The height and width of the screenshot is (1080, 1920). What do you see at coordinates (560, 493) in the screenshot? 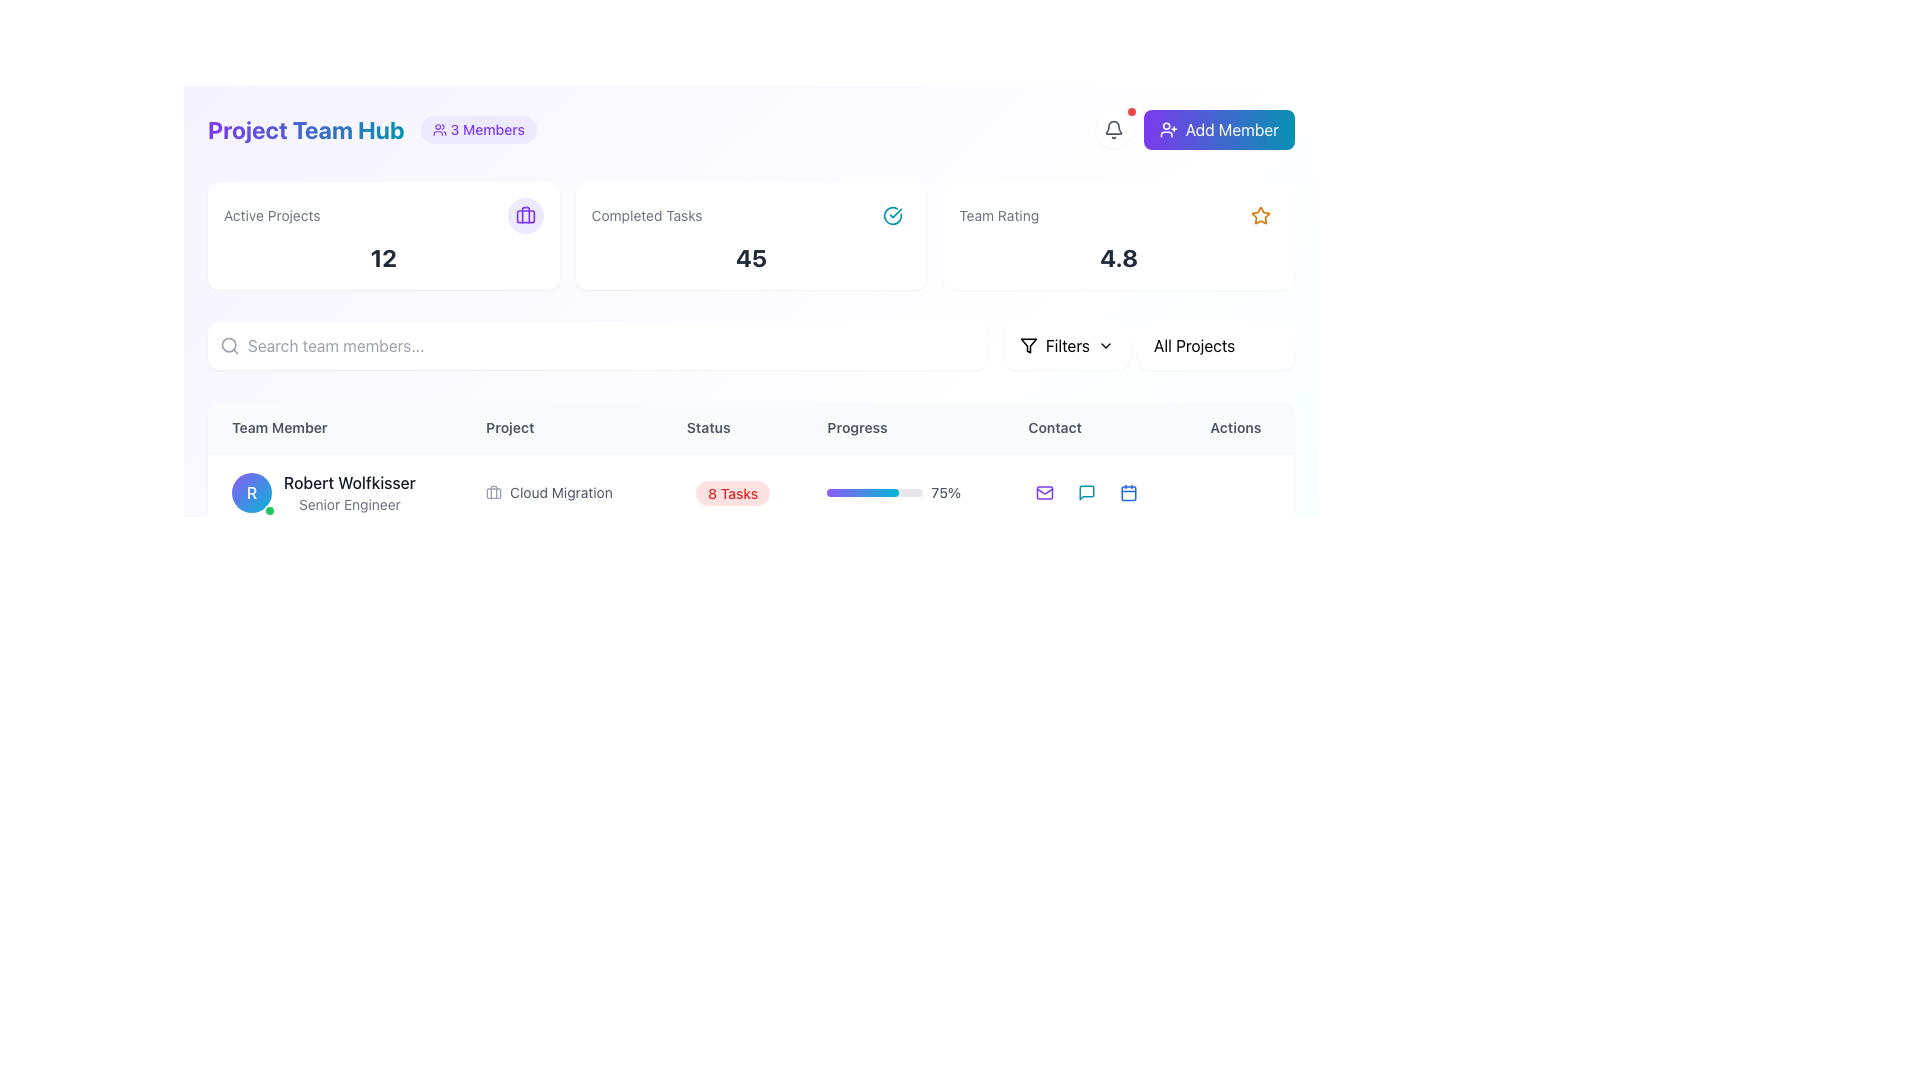
I see `the Text label indicating the name of the project associated with Robert Wolfkisser, which is positioned to the right of the briefcase icon in the 'Project' column` at bounding box center [560, 493].